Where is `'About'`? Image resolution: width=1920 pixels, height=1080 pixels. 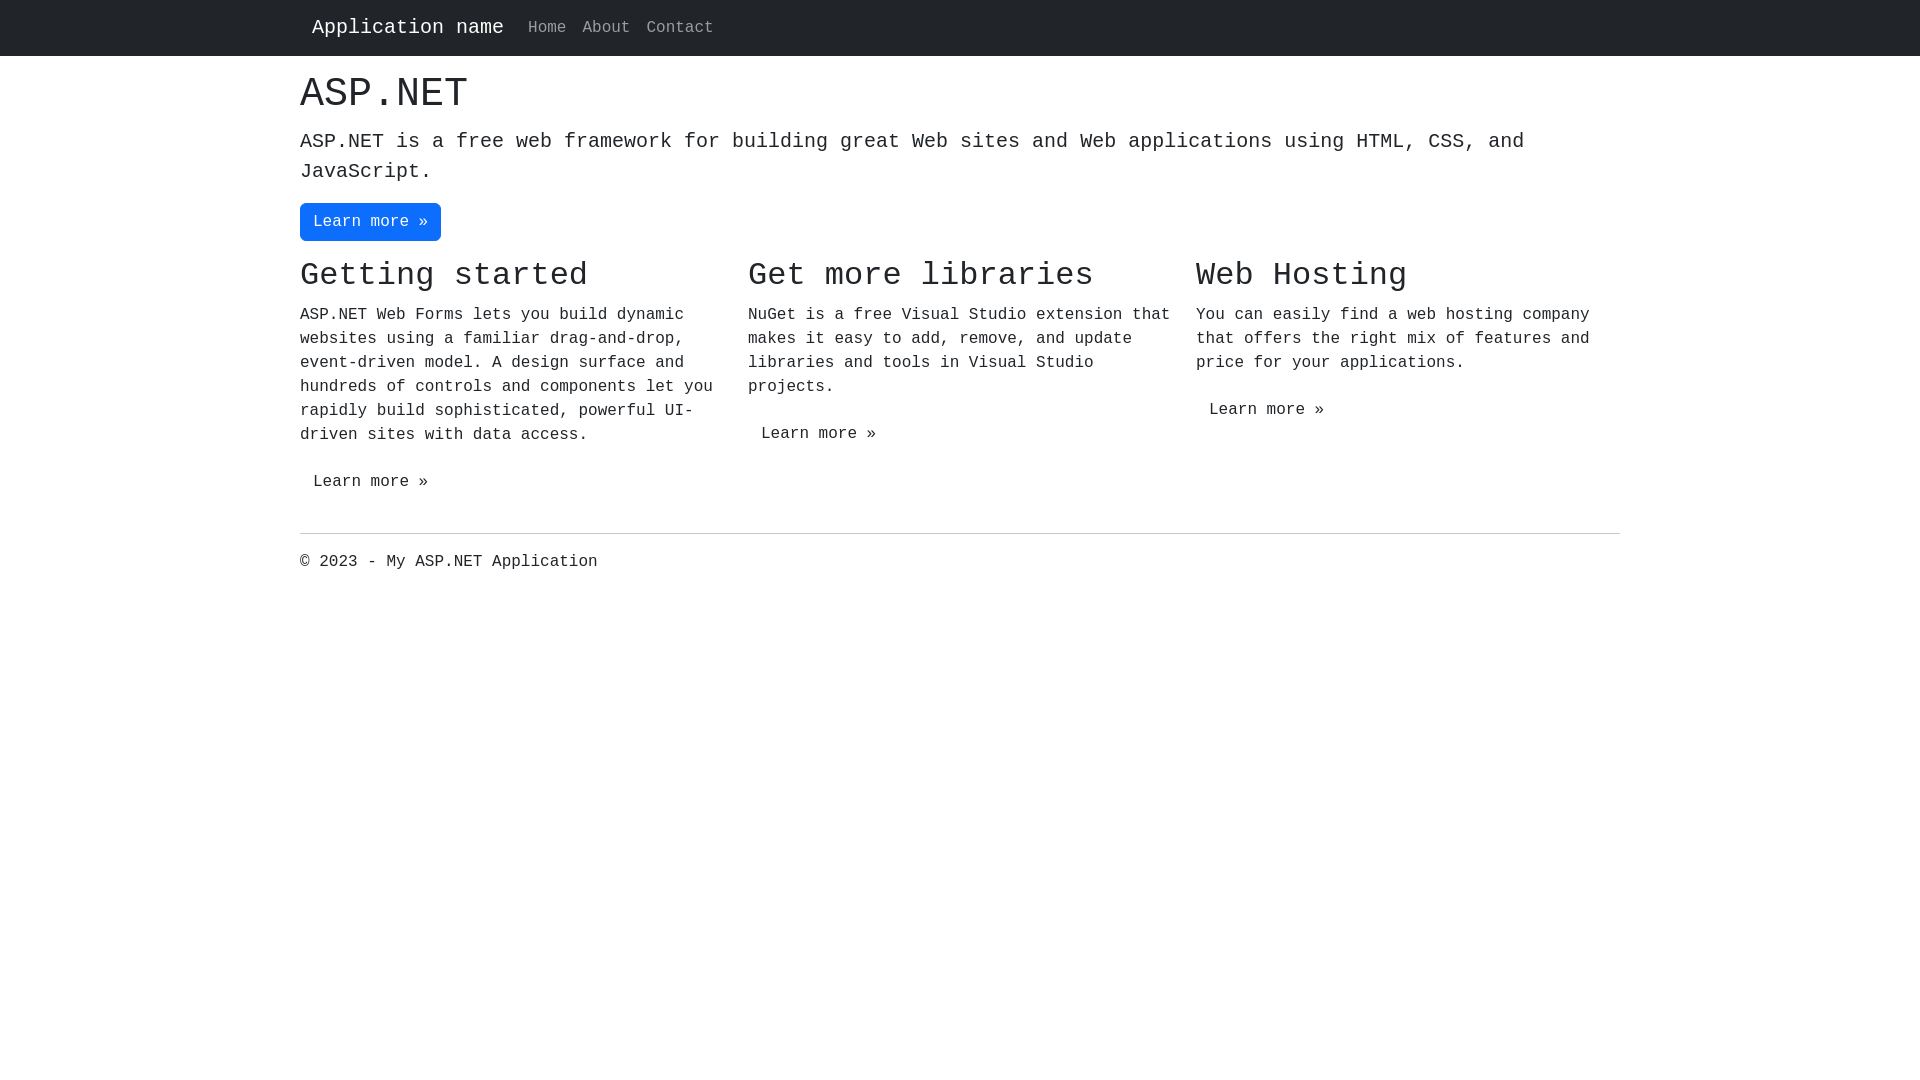
'About' is located at coordinates (604, 27).